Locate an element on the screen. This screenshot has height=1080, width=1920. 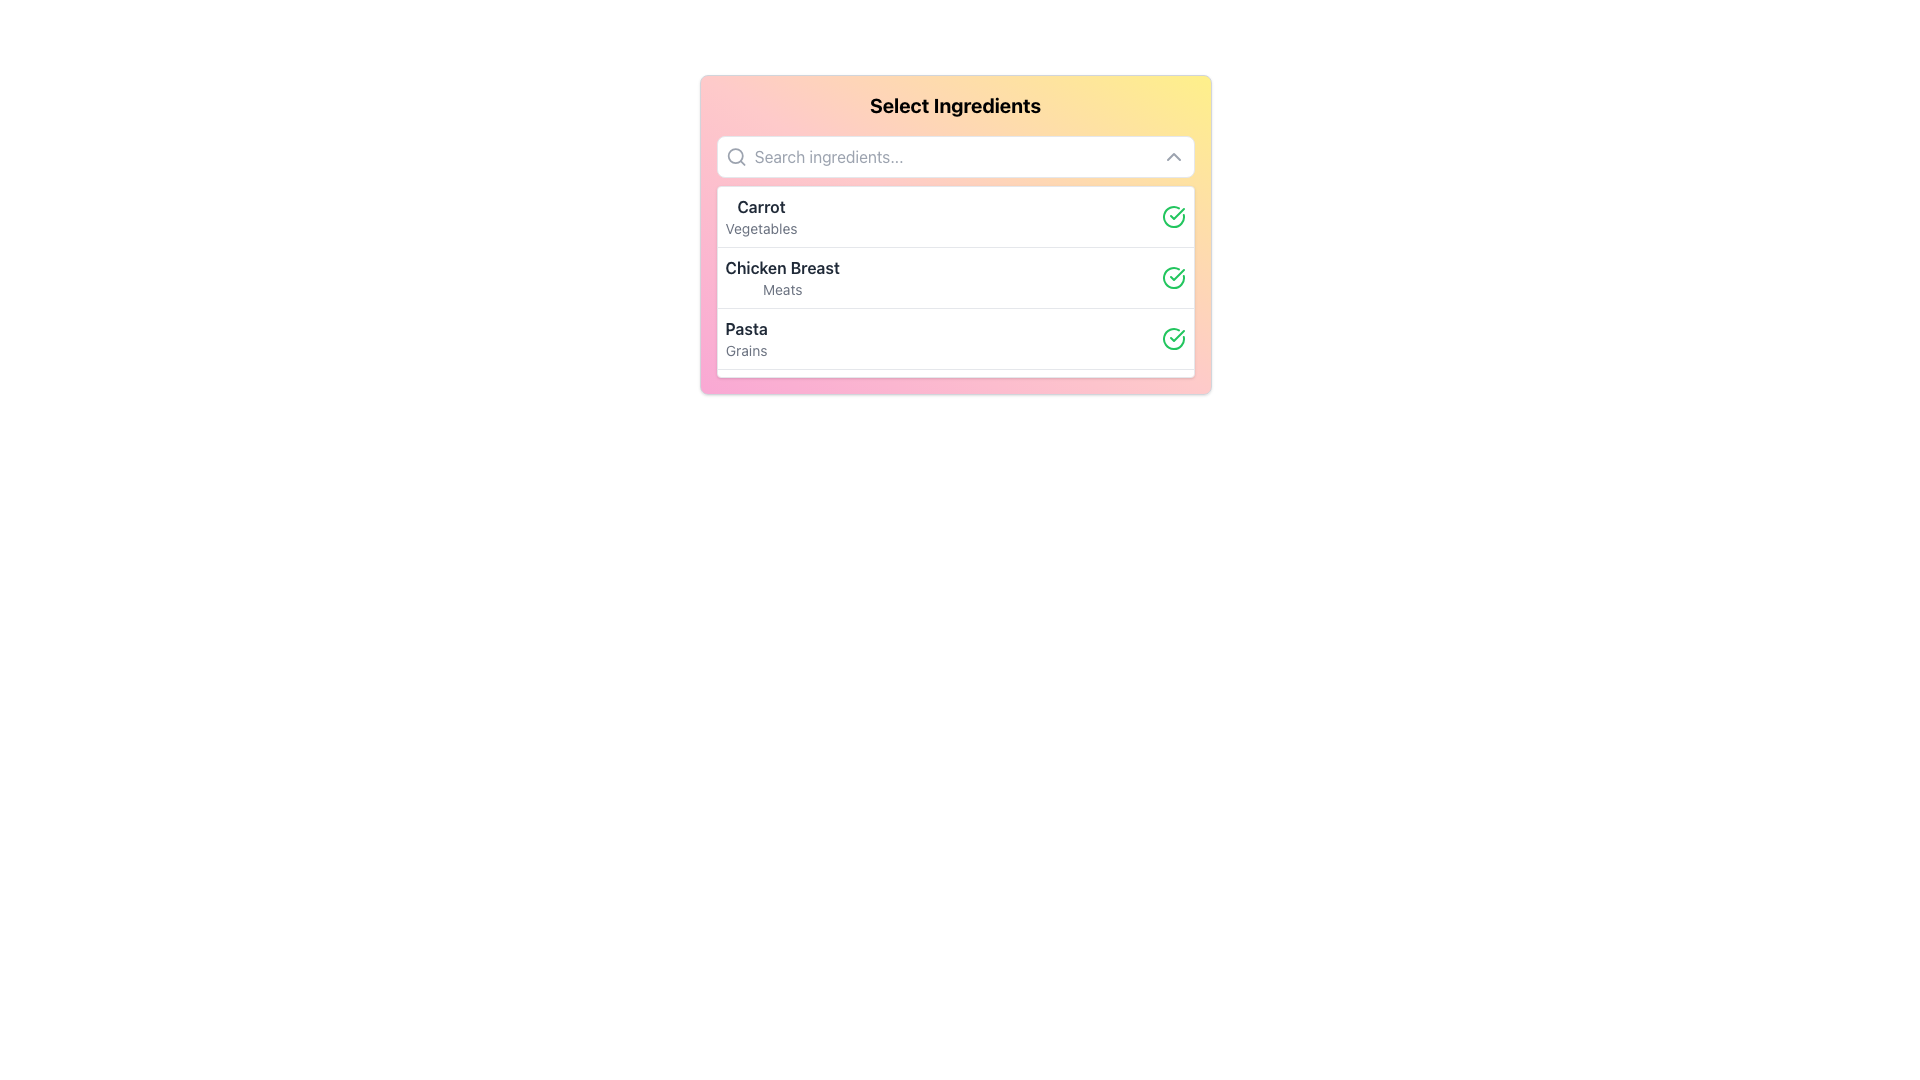
the text label indicating 'Chicken Breast', which is positioned above the 'Meats' text and below the 'Carrot' item in the list is located at coordinates (781, 266).